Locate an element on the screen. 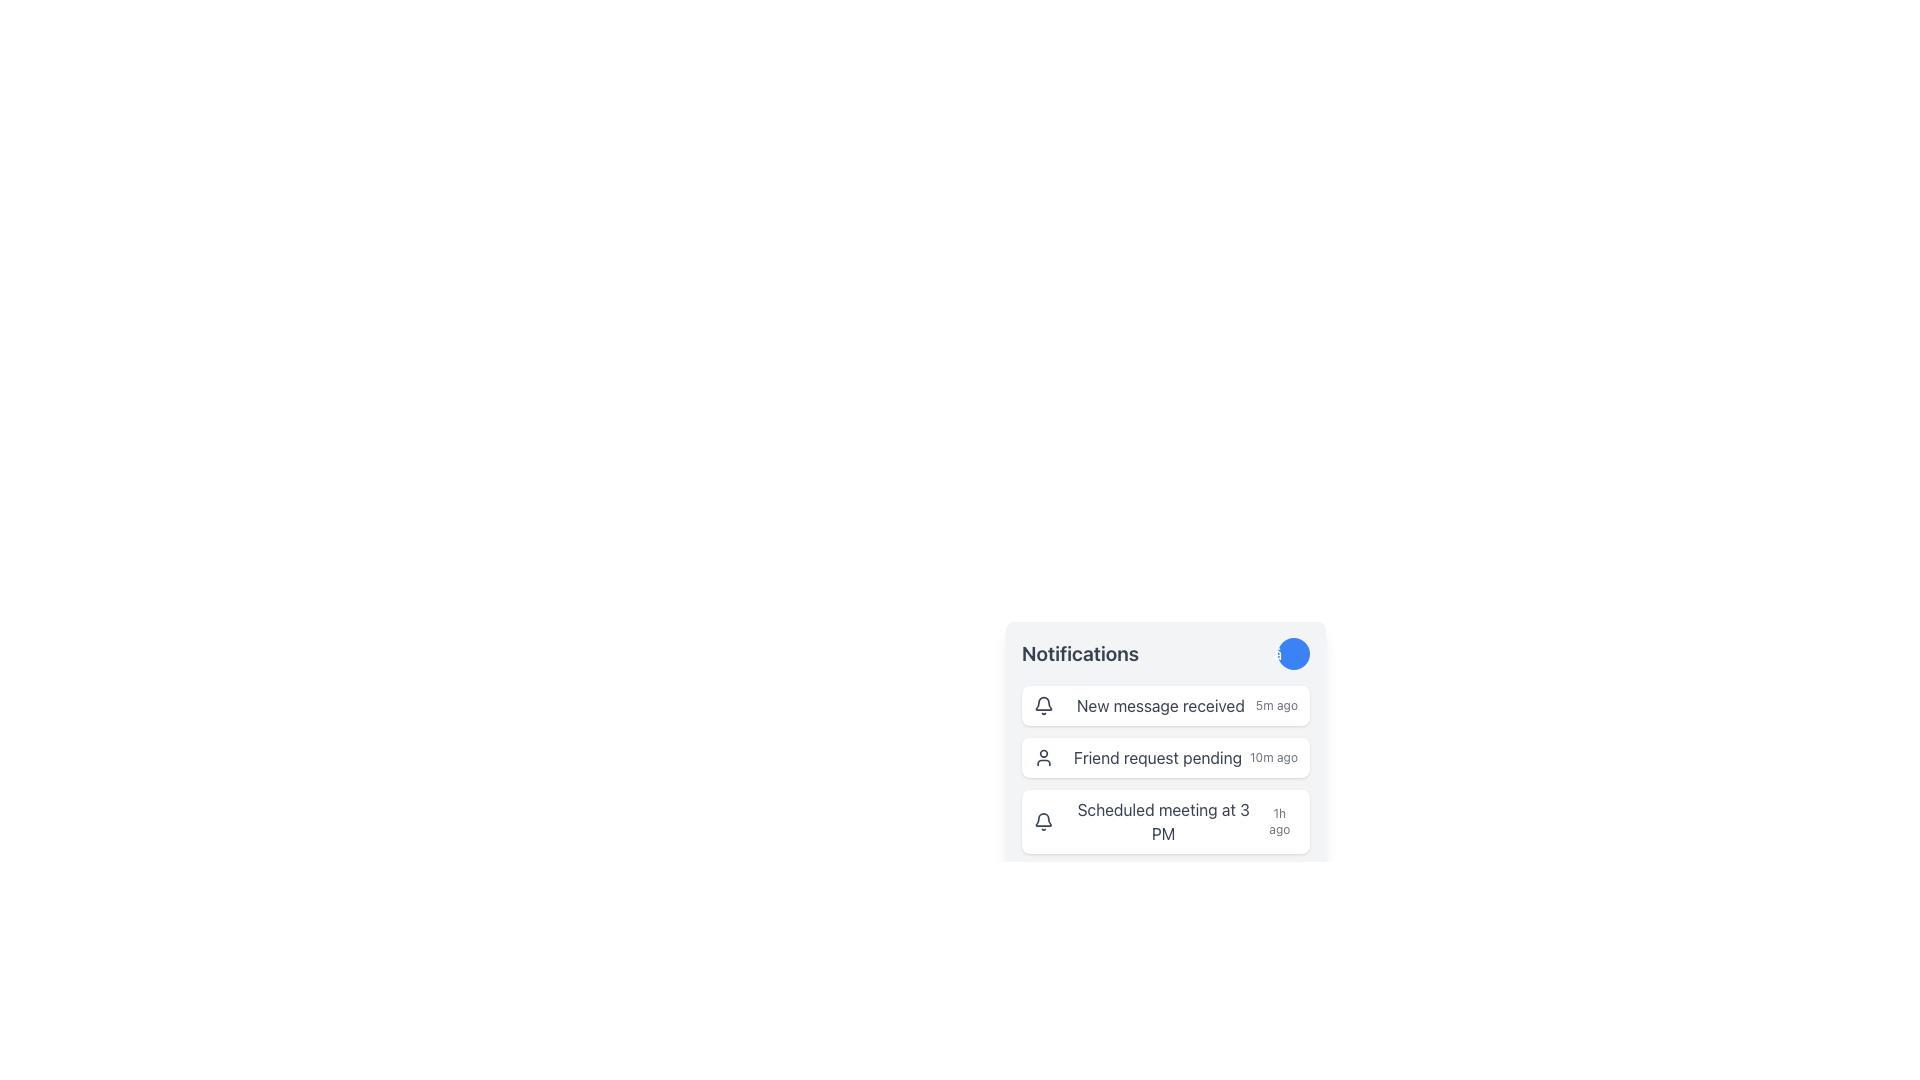 The height and width of the screenshot is (1080, 1920). the first notification item component is located at coordinates (1166, 704).